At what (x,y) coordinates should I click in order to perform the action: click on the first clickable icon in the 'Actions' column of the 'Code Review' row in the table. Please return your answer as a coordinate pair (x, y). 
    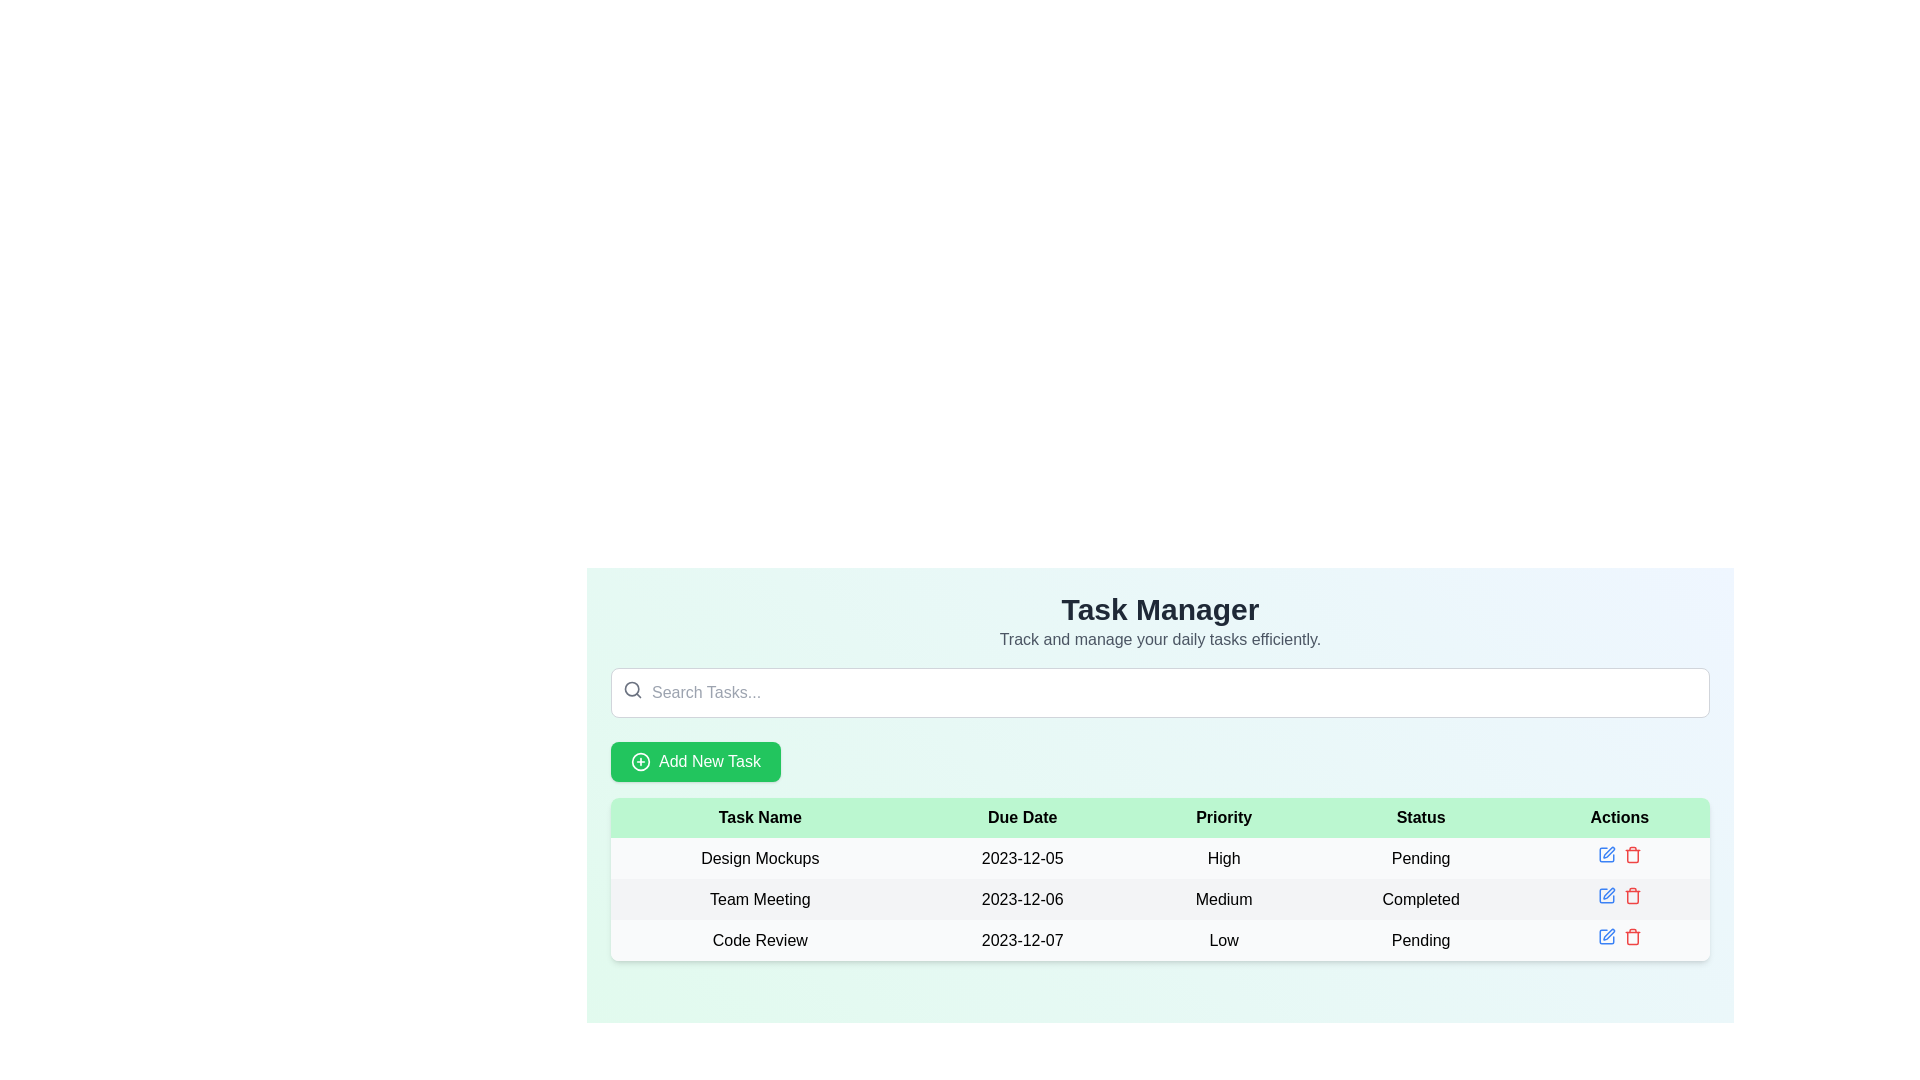
    Looking at the image, I should click on (1606, 937).